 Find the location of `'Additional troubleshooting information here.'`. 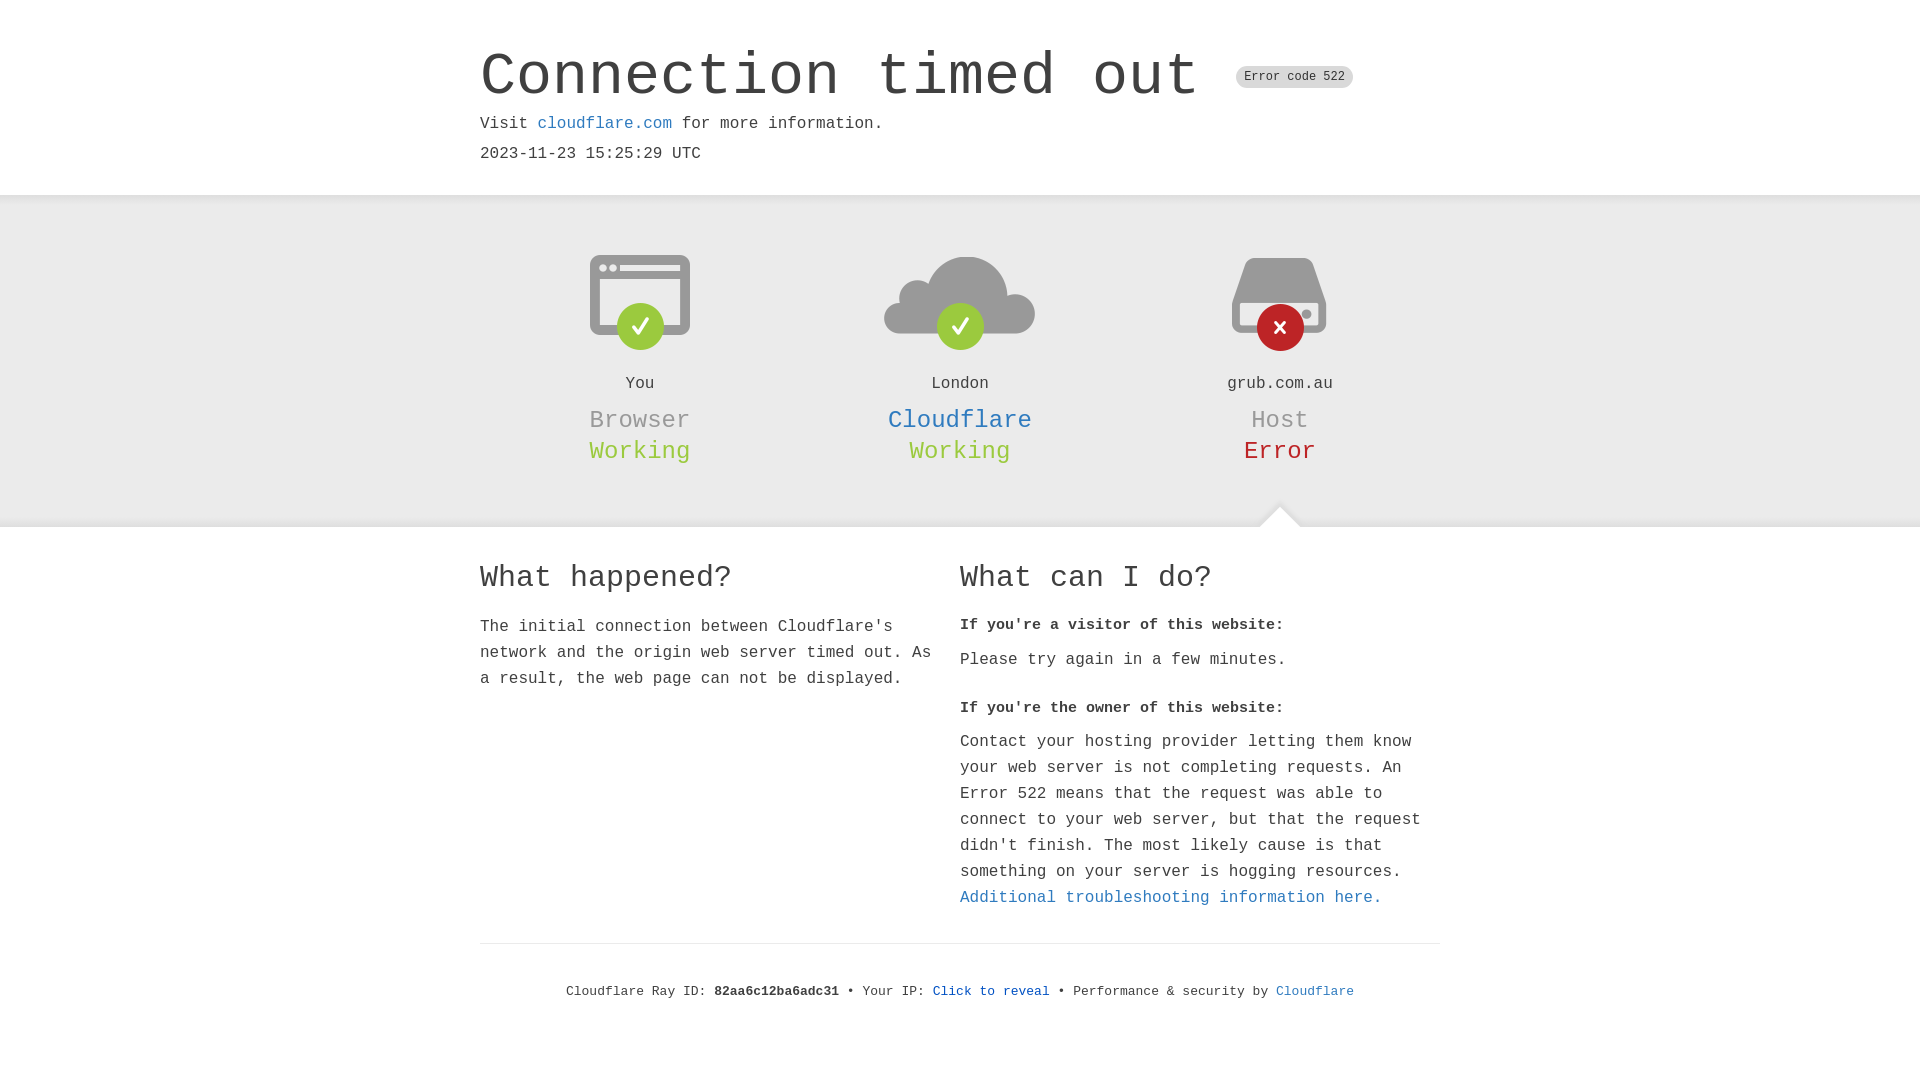

'Additional troubleshooting information here.' is located at coordinates (1171, 897).